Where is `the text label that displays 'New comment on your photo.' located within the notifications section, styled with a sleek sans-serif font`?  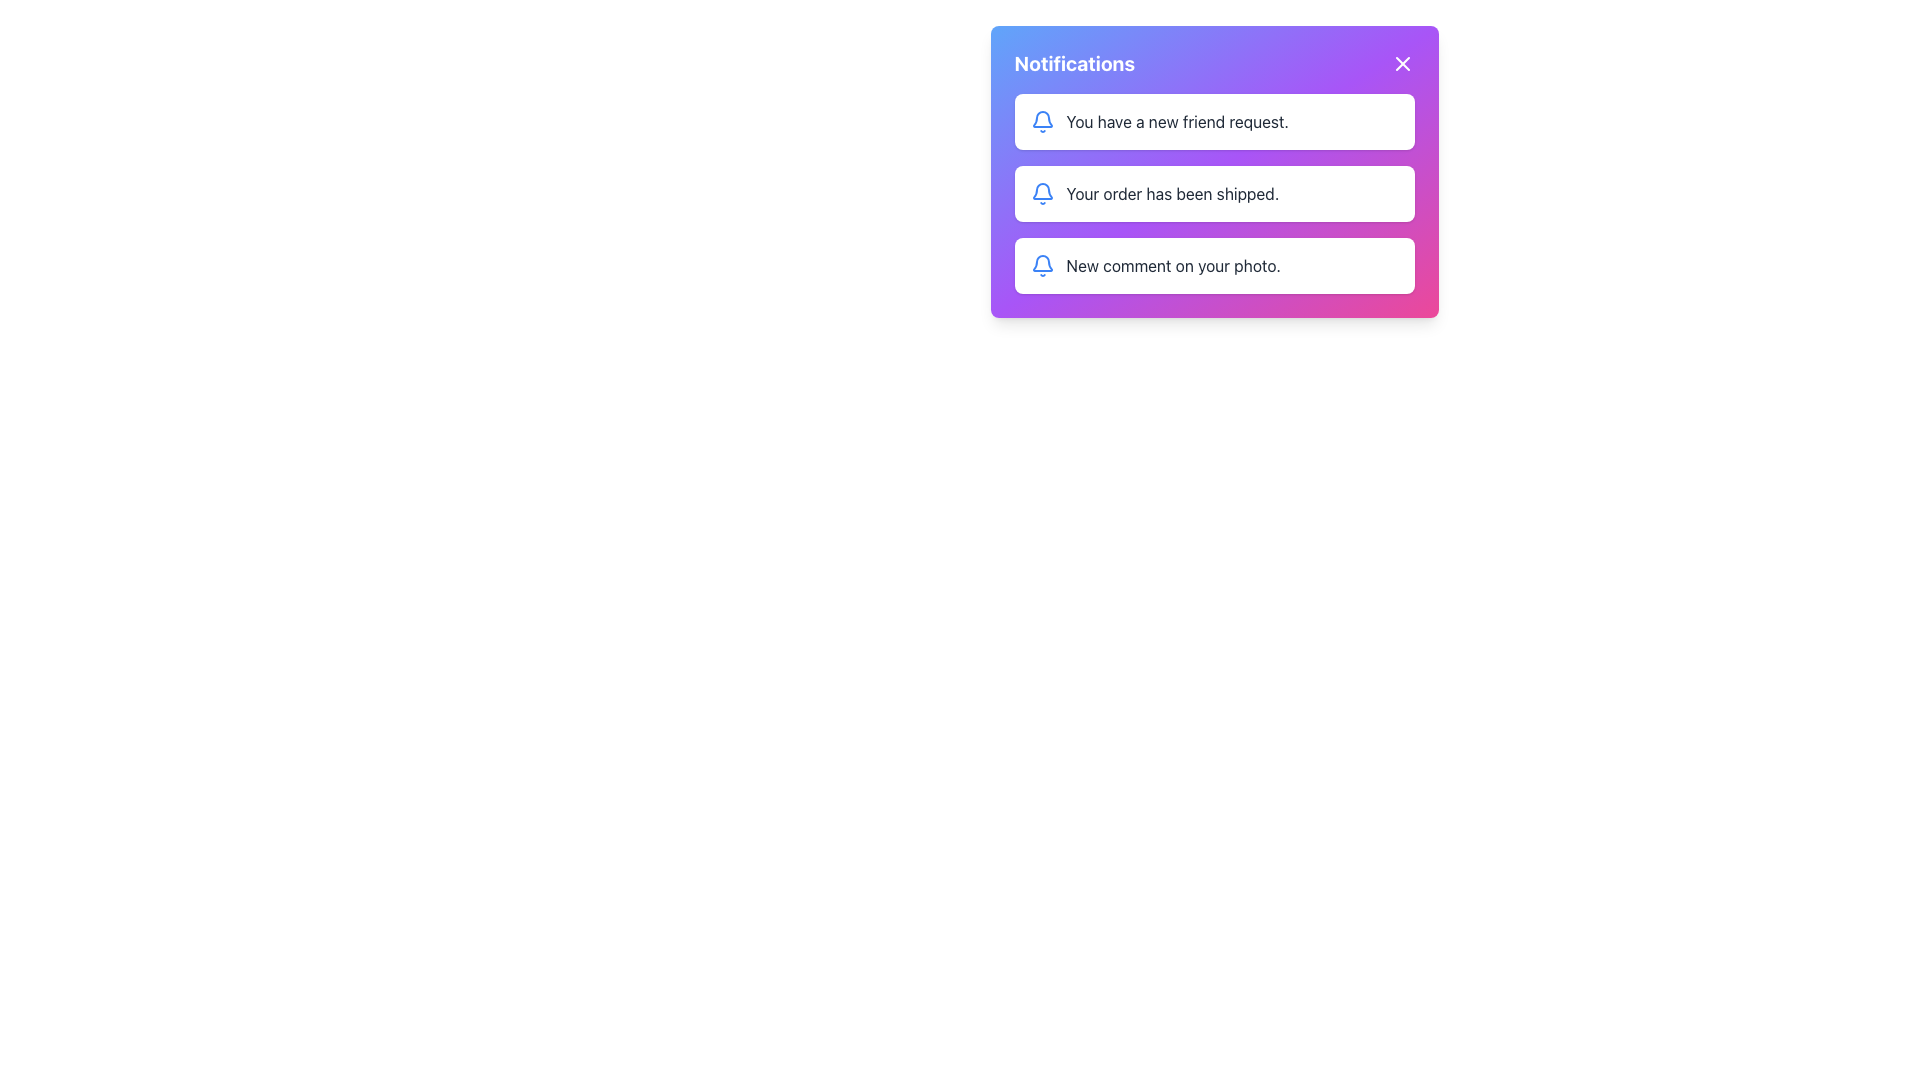 the text label that displays 'New comment on your photo.' located within the notifications section, styled with a sleek sans-serif font is located at coordinates (1173, 265).